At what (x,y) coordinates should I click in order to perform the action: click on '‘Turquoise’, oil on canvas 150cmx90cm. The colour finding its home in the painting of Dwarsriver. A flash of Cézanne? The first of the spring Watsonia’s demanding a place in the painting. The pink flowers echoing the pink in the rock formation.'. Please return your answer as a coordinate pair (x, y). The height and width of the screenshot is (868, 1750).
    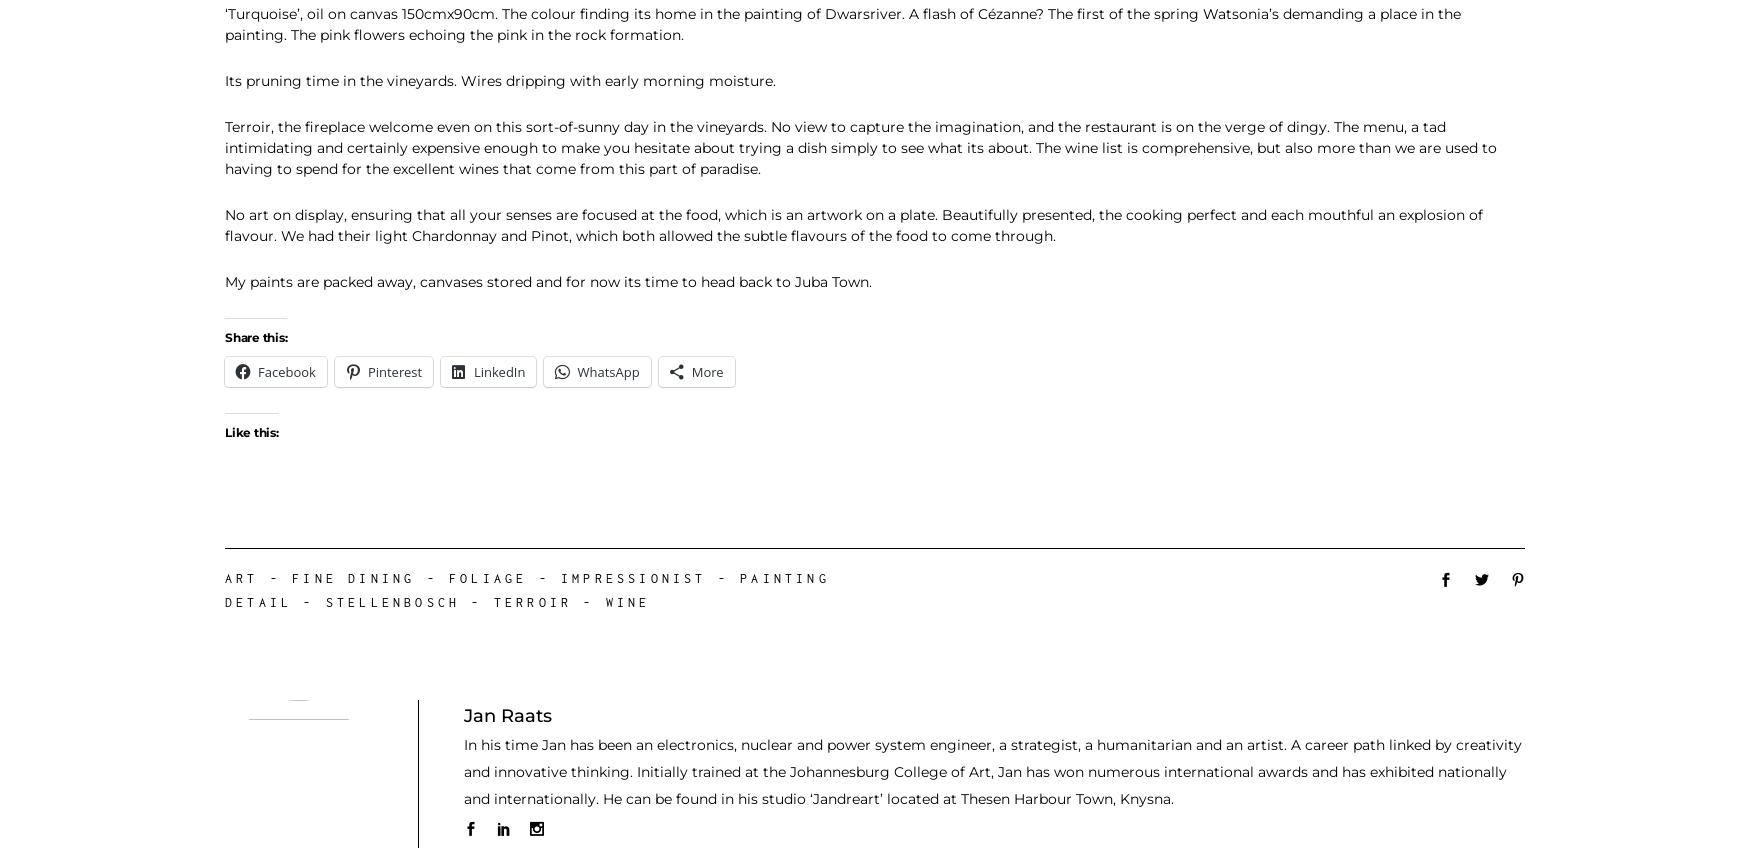
    Looking at the image, I should click on (225, 23).